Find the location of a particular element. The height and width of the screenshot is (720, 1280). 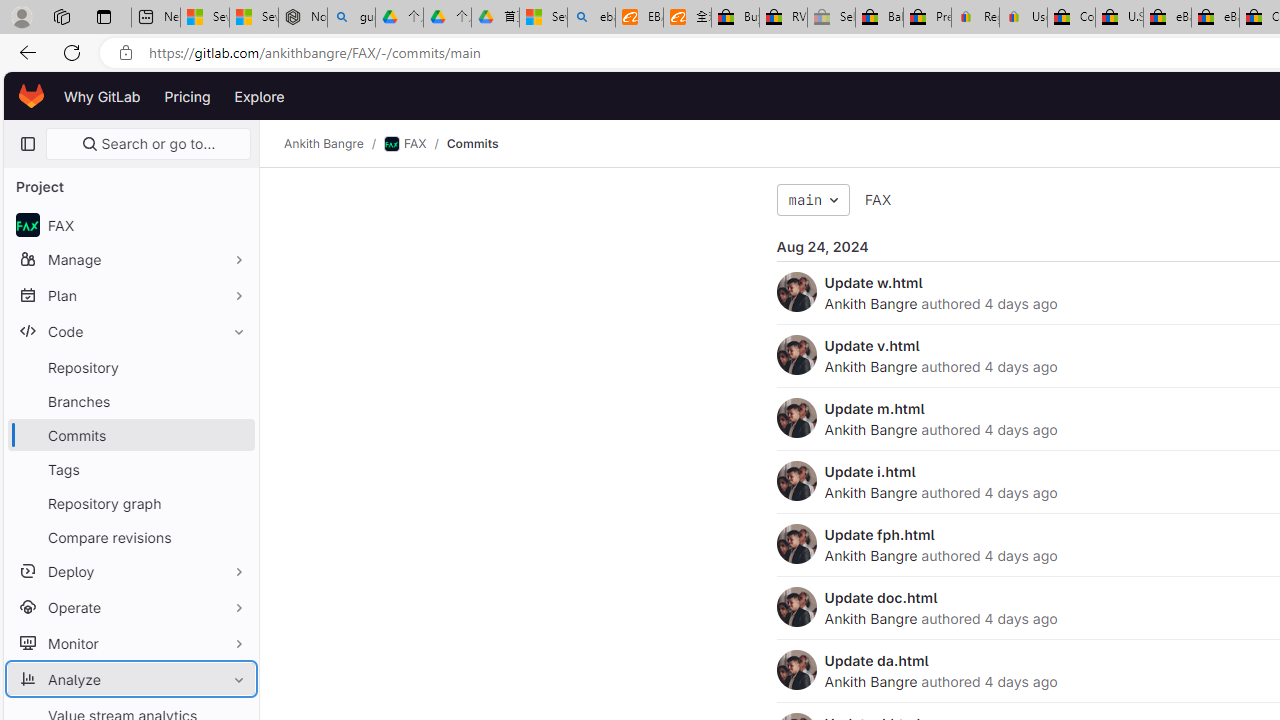

'Update i.html' is located at coordinates (870, 471).